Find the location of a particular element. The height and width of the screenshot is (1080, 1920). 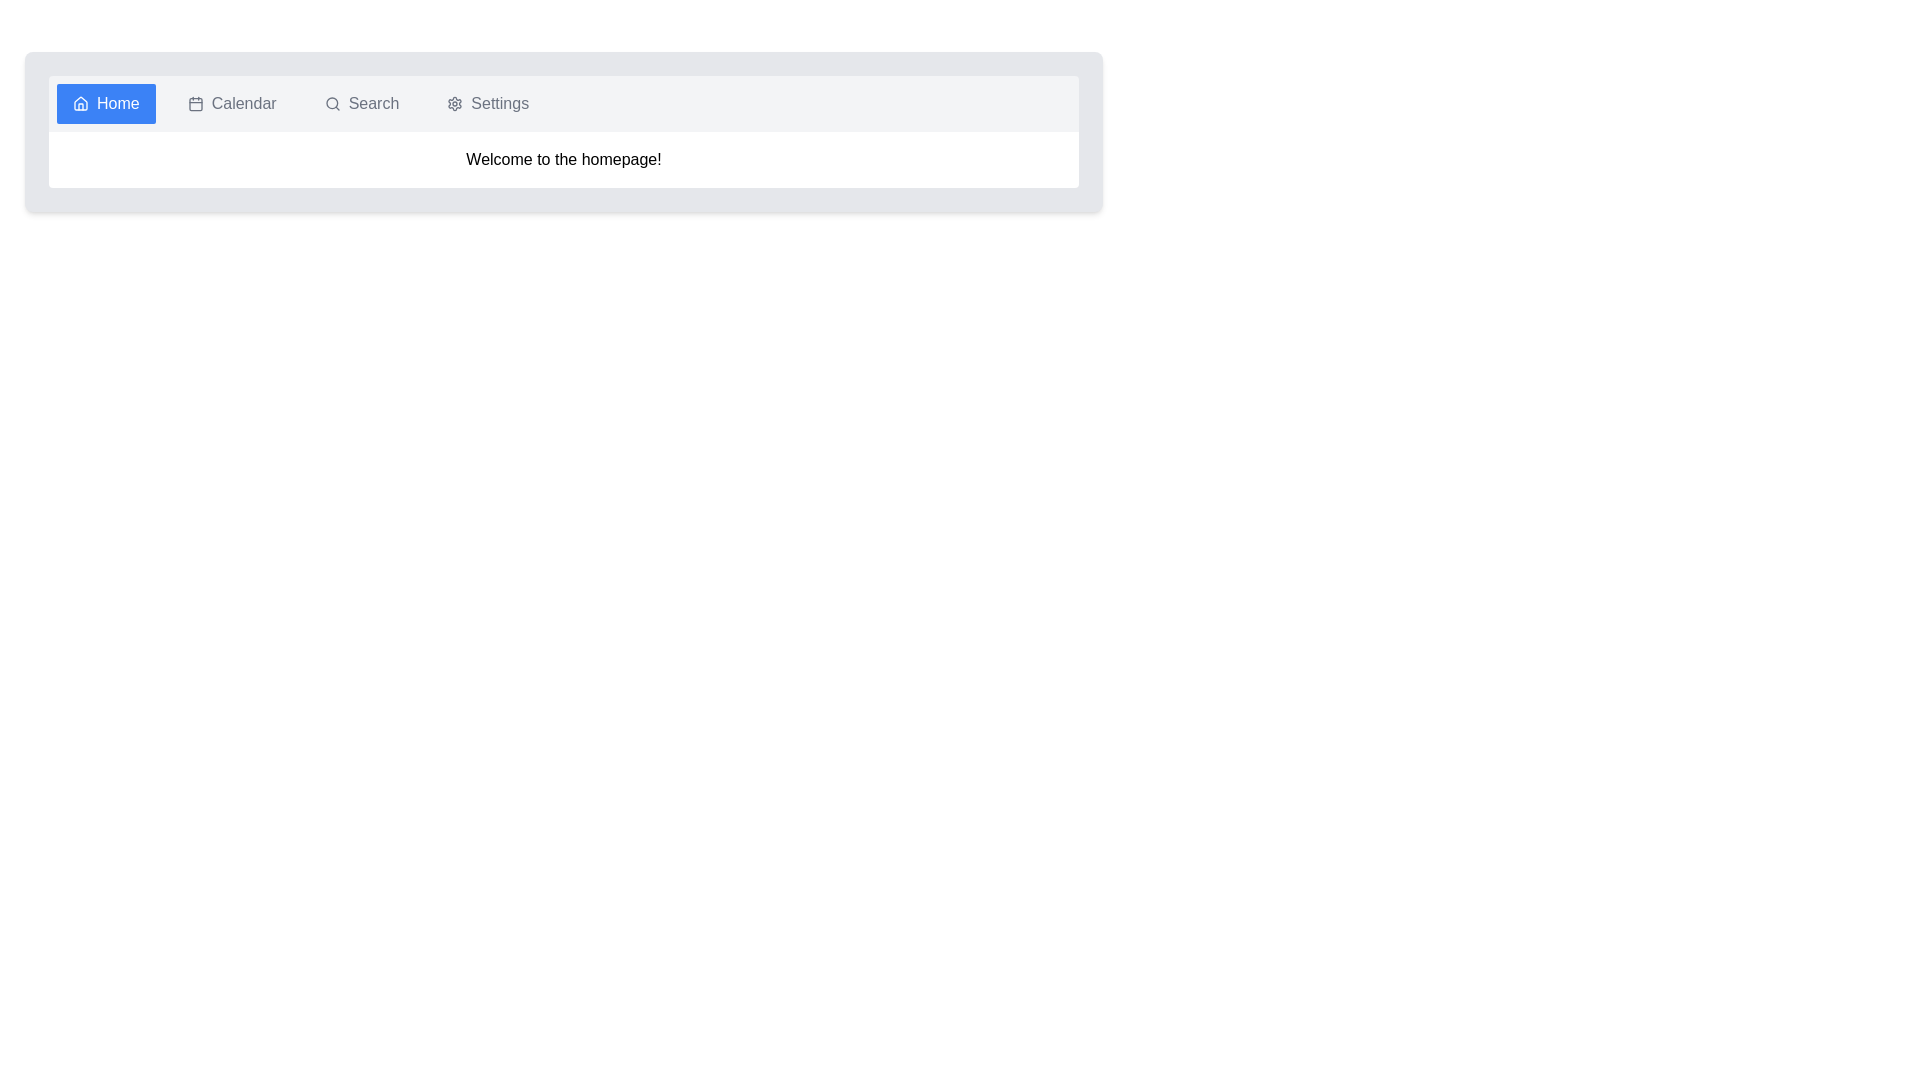

text of the second interactive Text Label in the horizontal navigation menu, which is adjacent to a calendar icon is located at coordinates (243, 104).